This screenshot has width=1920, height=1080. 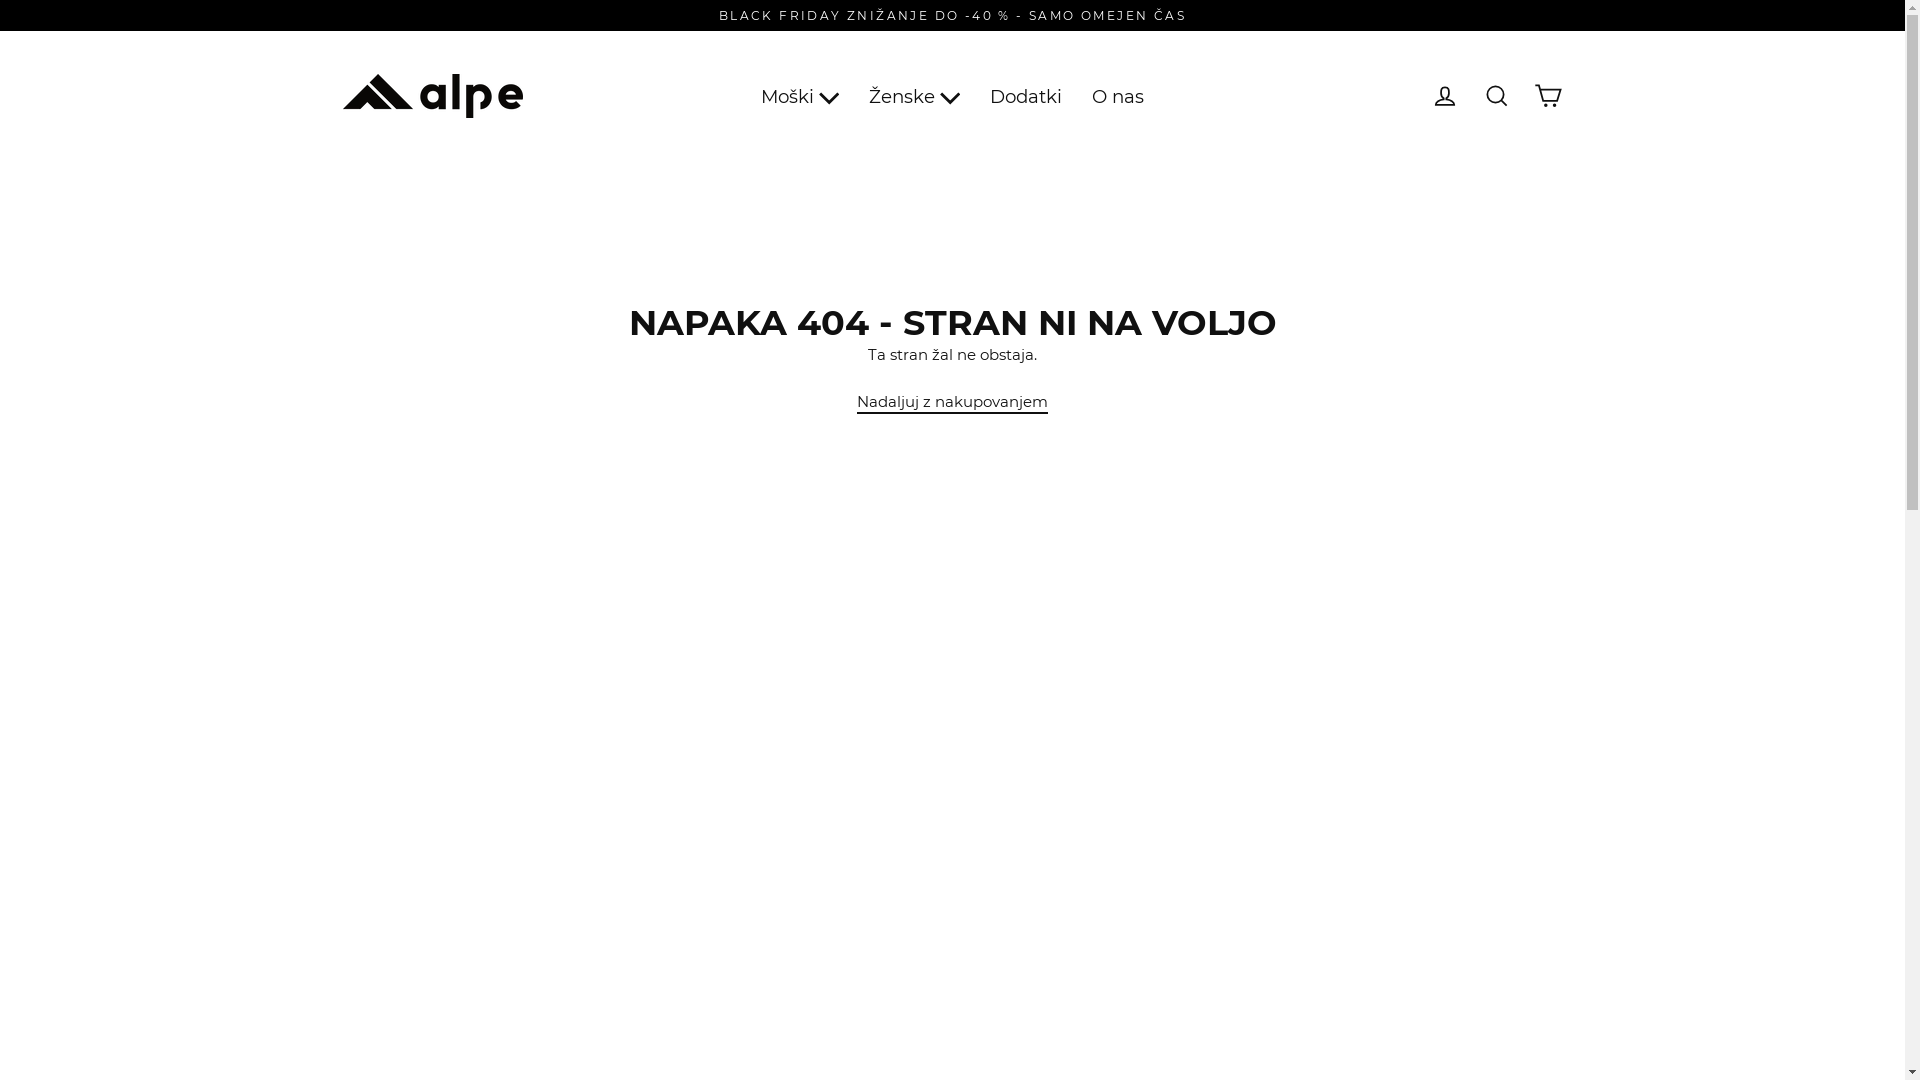 I want to click on 'Nadaljuj z nakupovanjem', so click(x=951, y=401).